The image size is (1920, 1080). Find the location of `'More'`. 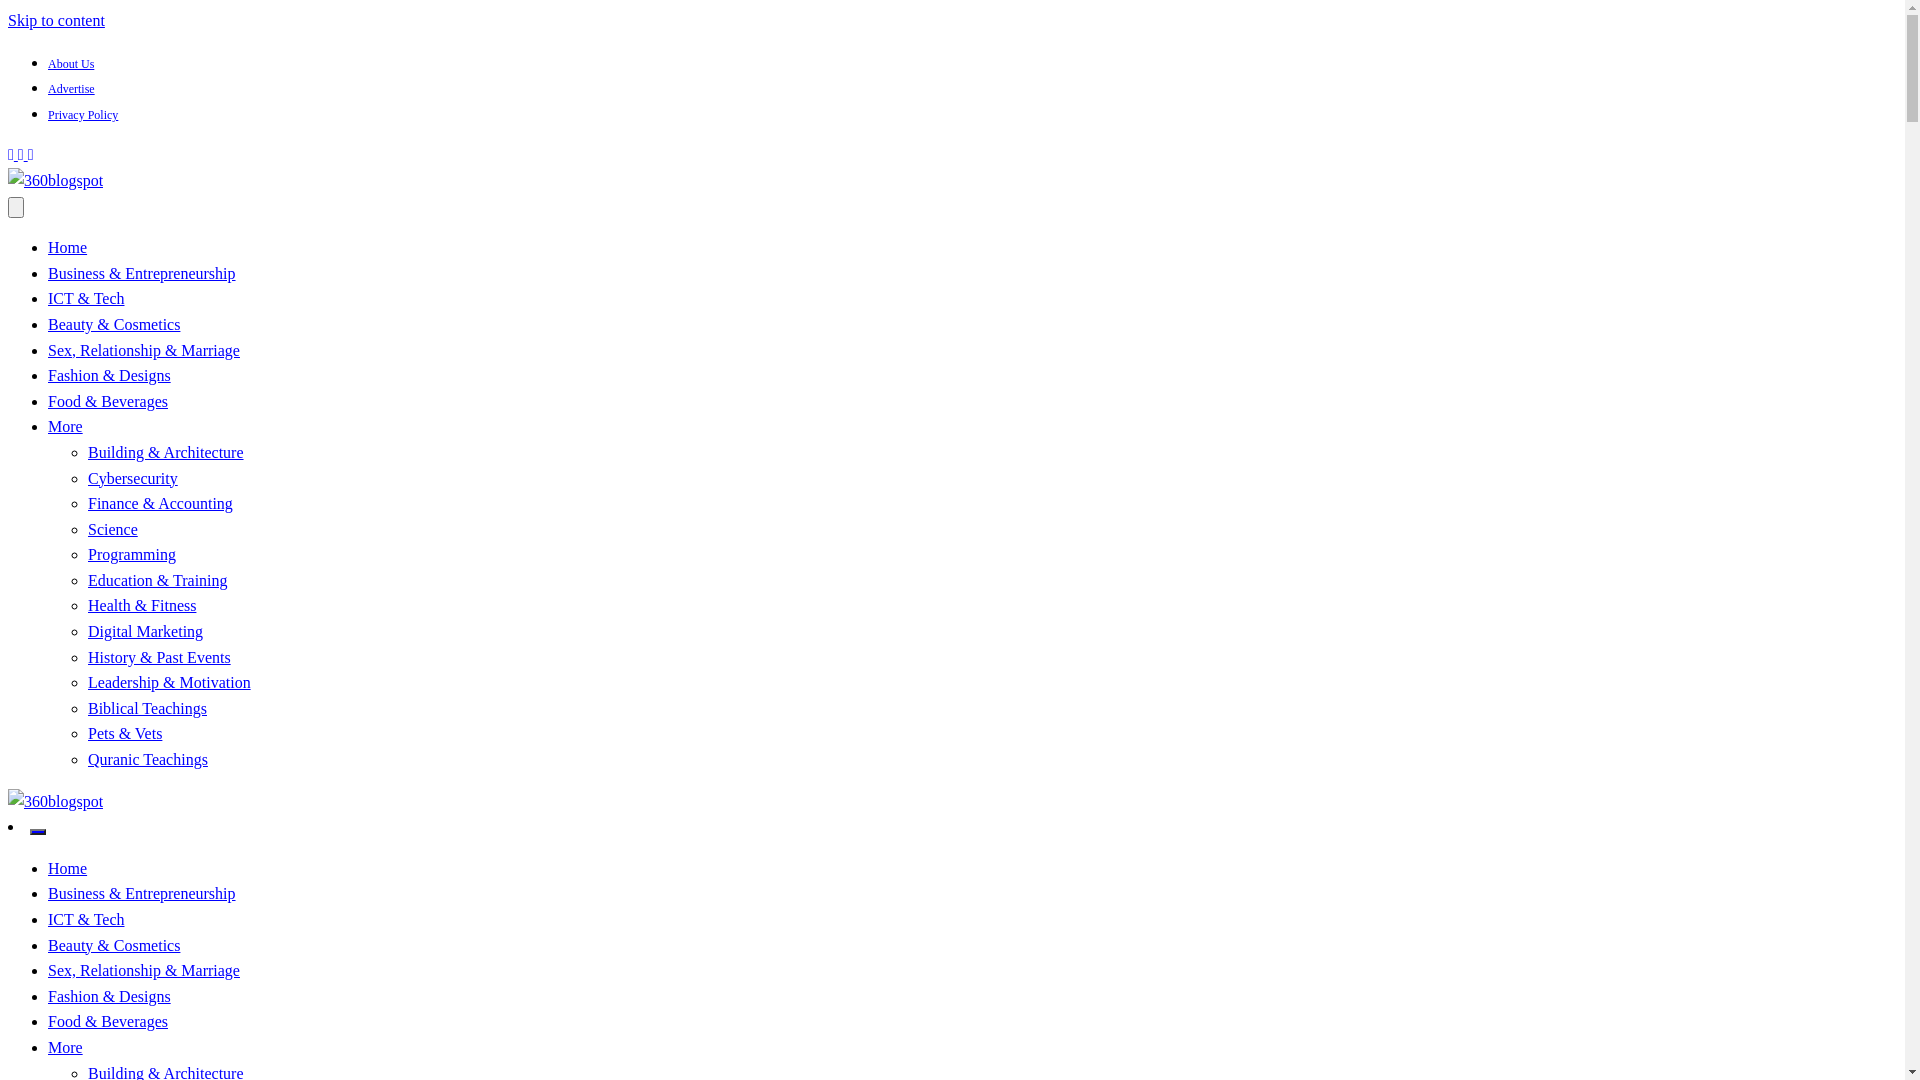

'More' is located at coordinates (65, 425).